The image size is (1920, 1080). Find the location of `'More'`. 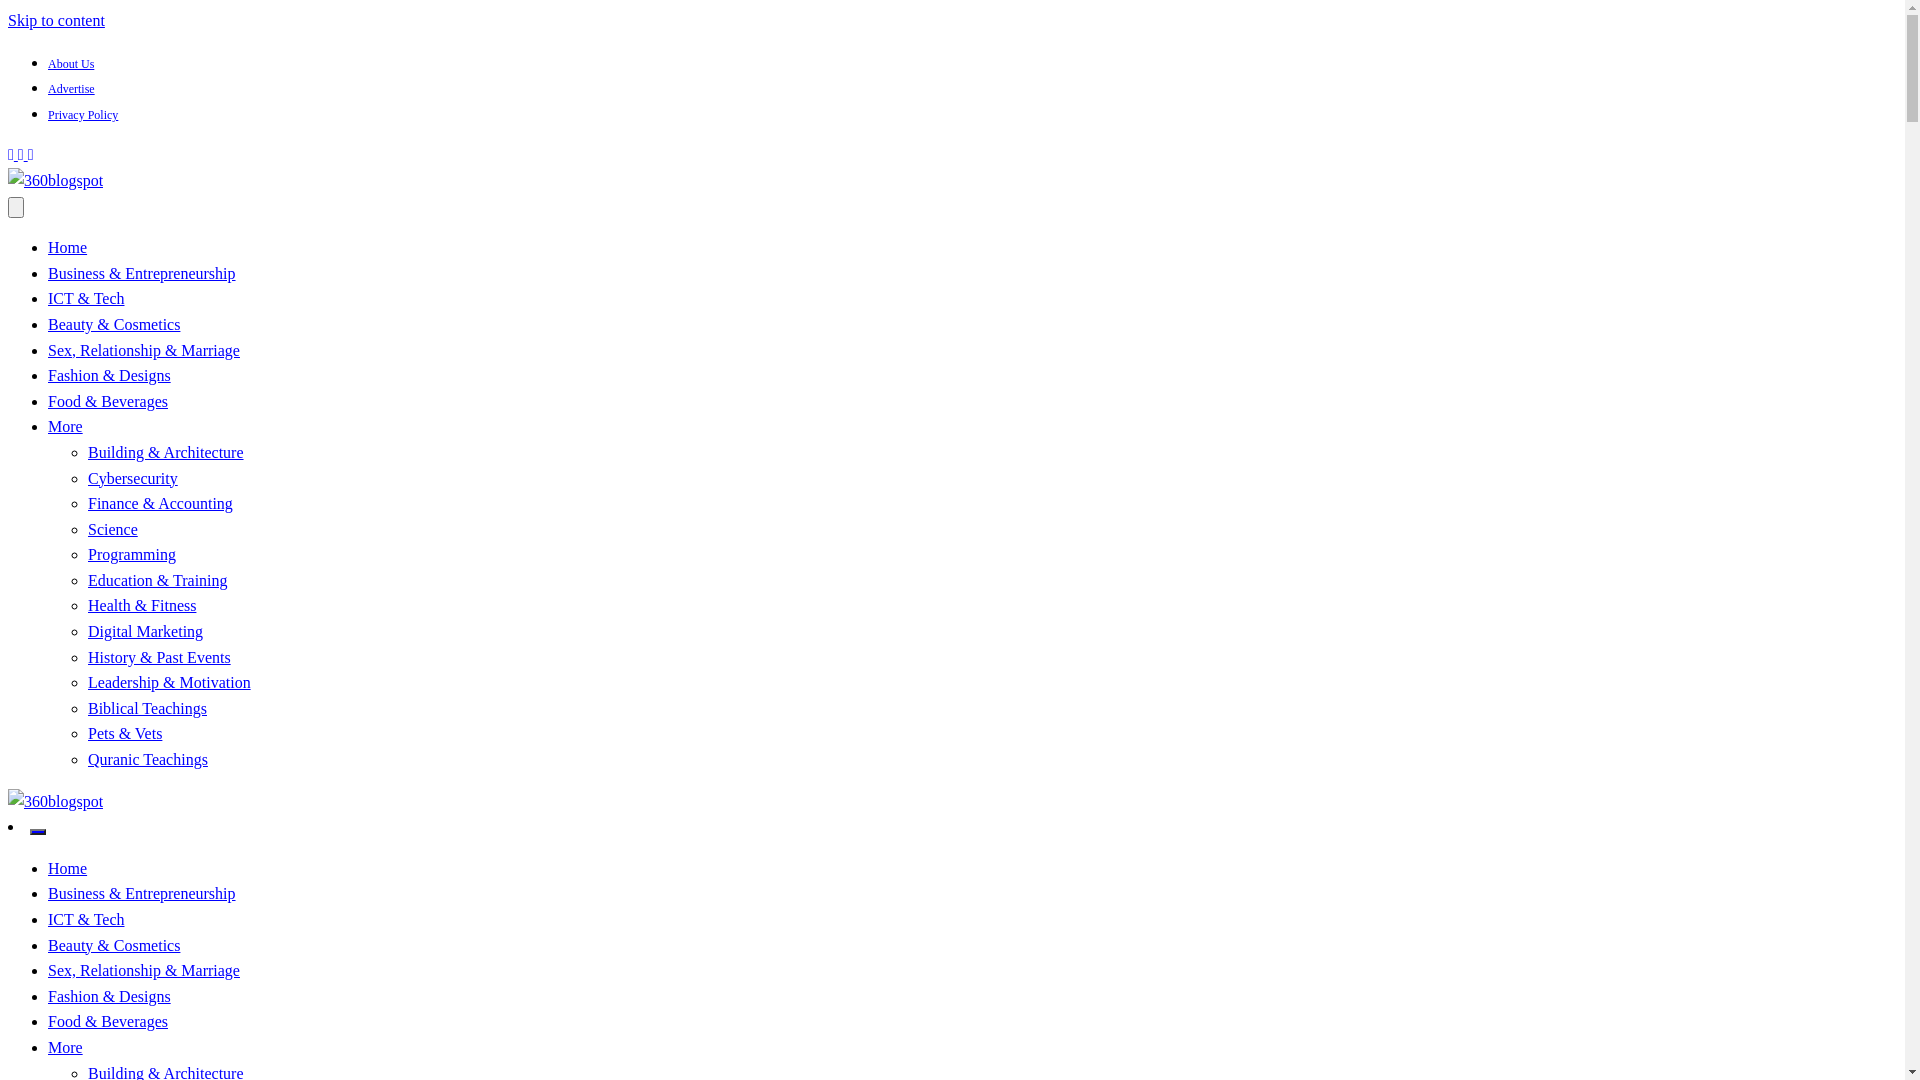

'More' is located at coordinates (65, 425).